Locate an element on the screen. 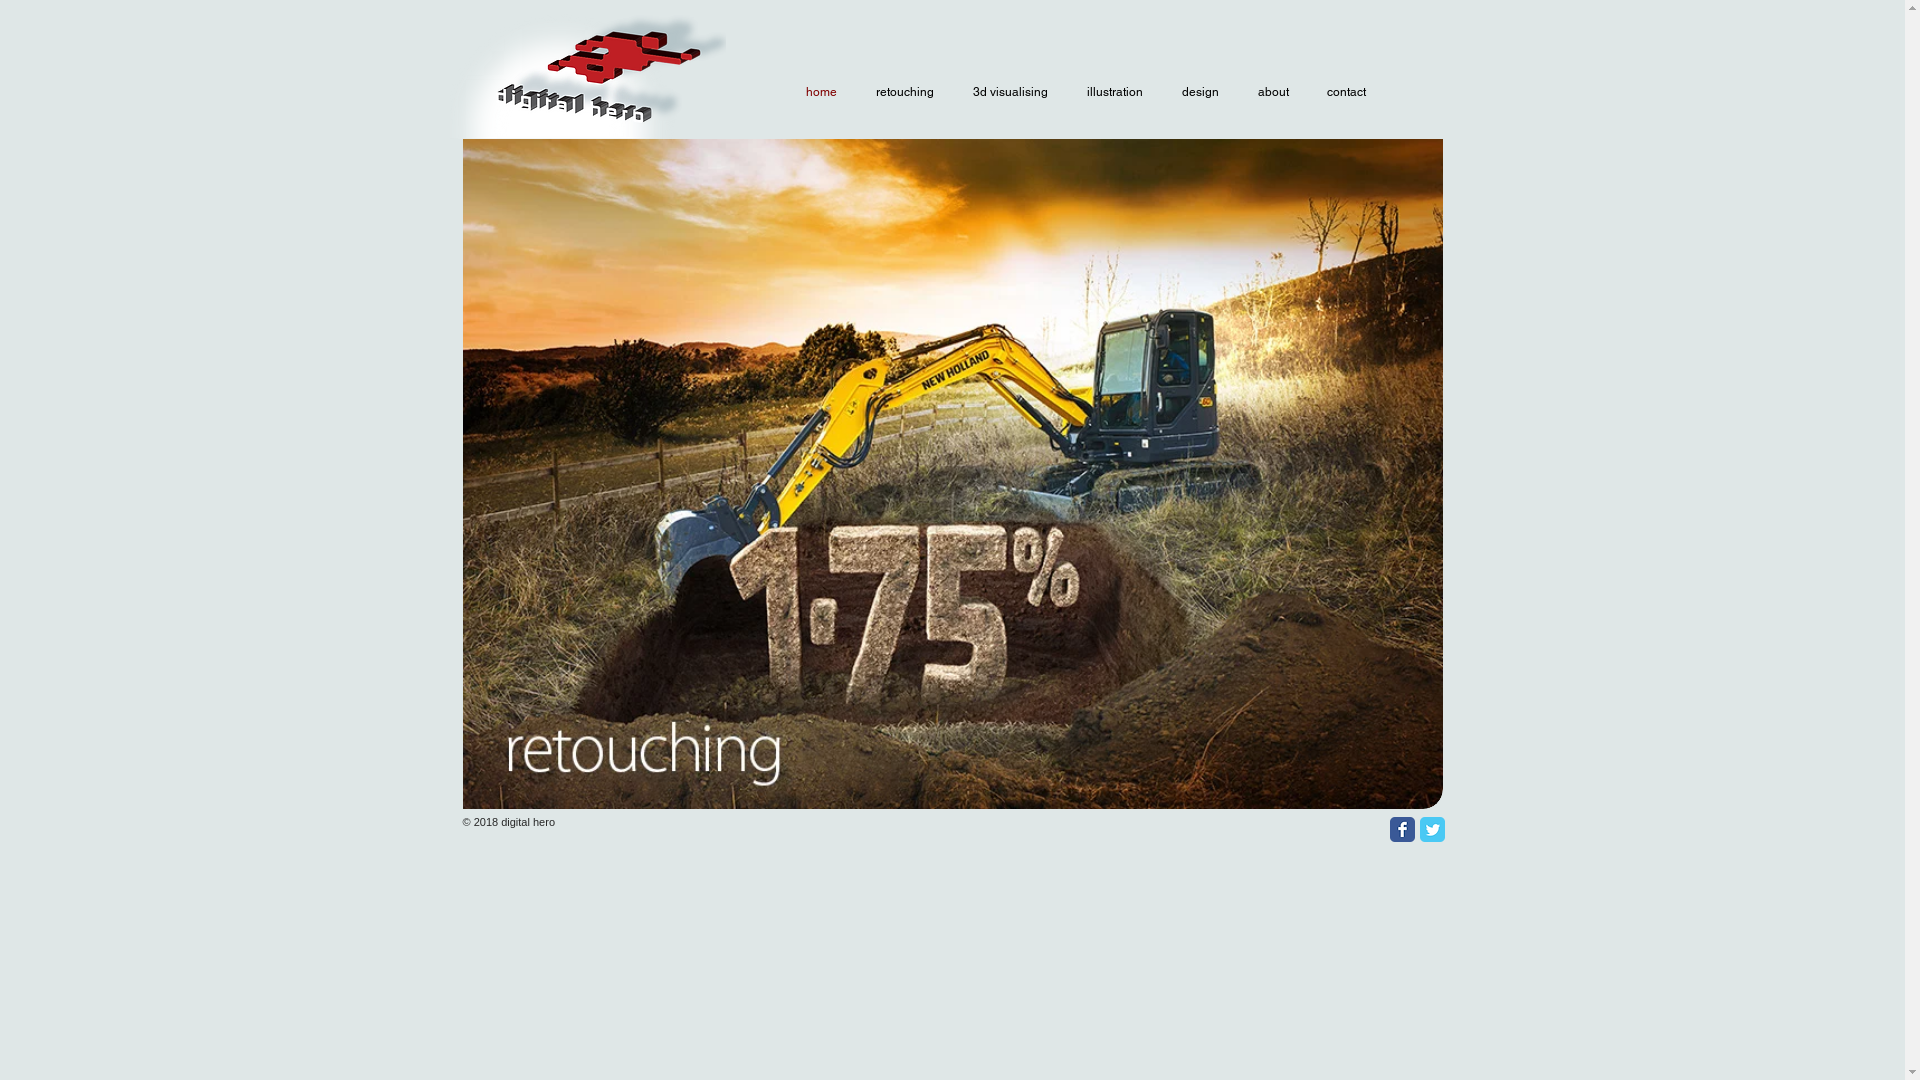 The image size is (1920, 1080). 'contact' is located at coordinates (1305, 92).